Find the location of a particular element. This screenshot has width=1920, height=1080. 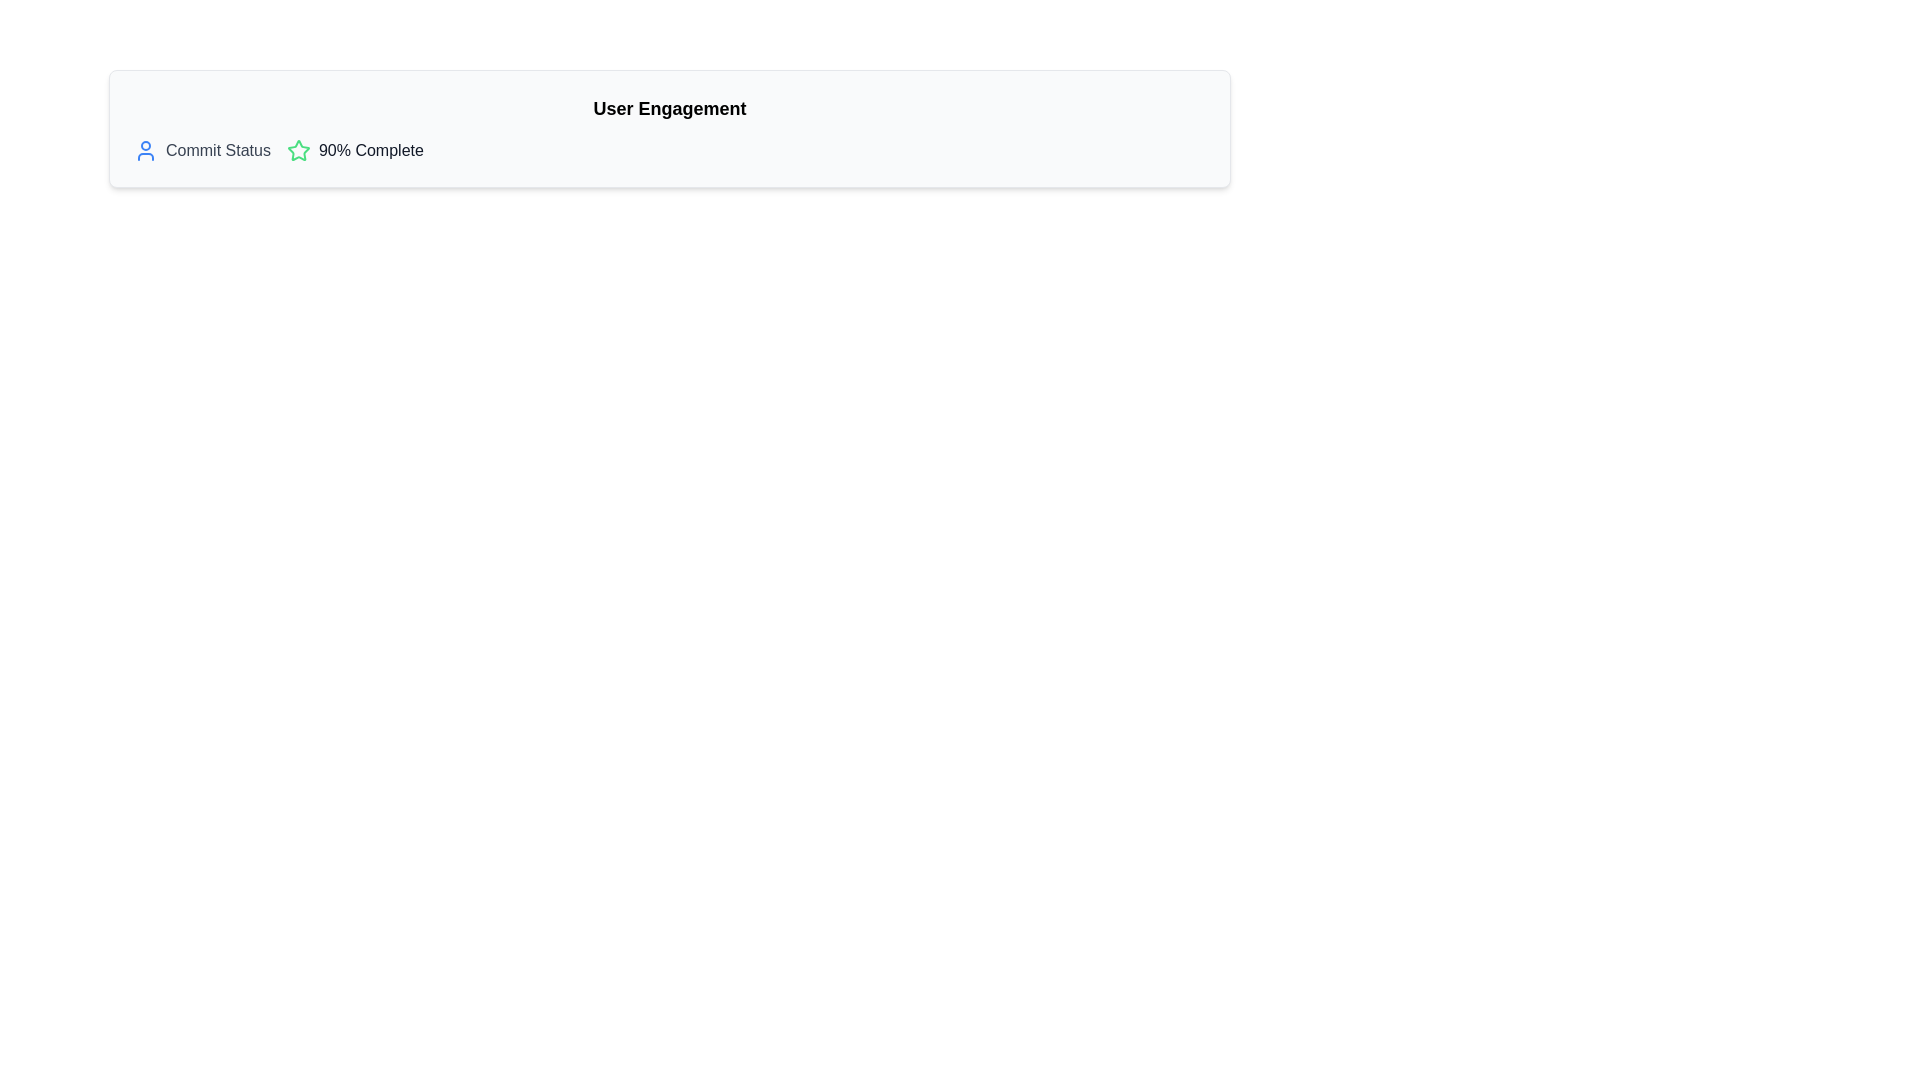

the blue person icon, which is the leftmost element in the horizontal arrangement that includes the text 'Commit Status' and other icons is located at coordinates (144, 149).